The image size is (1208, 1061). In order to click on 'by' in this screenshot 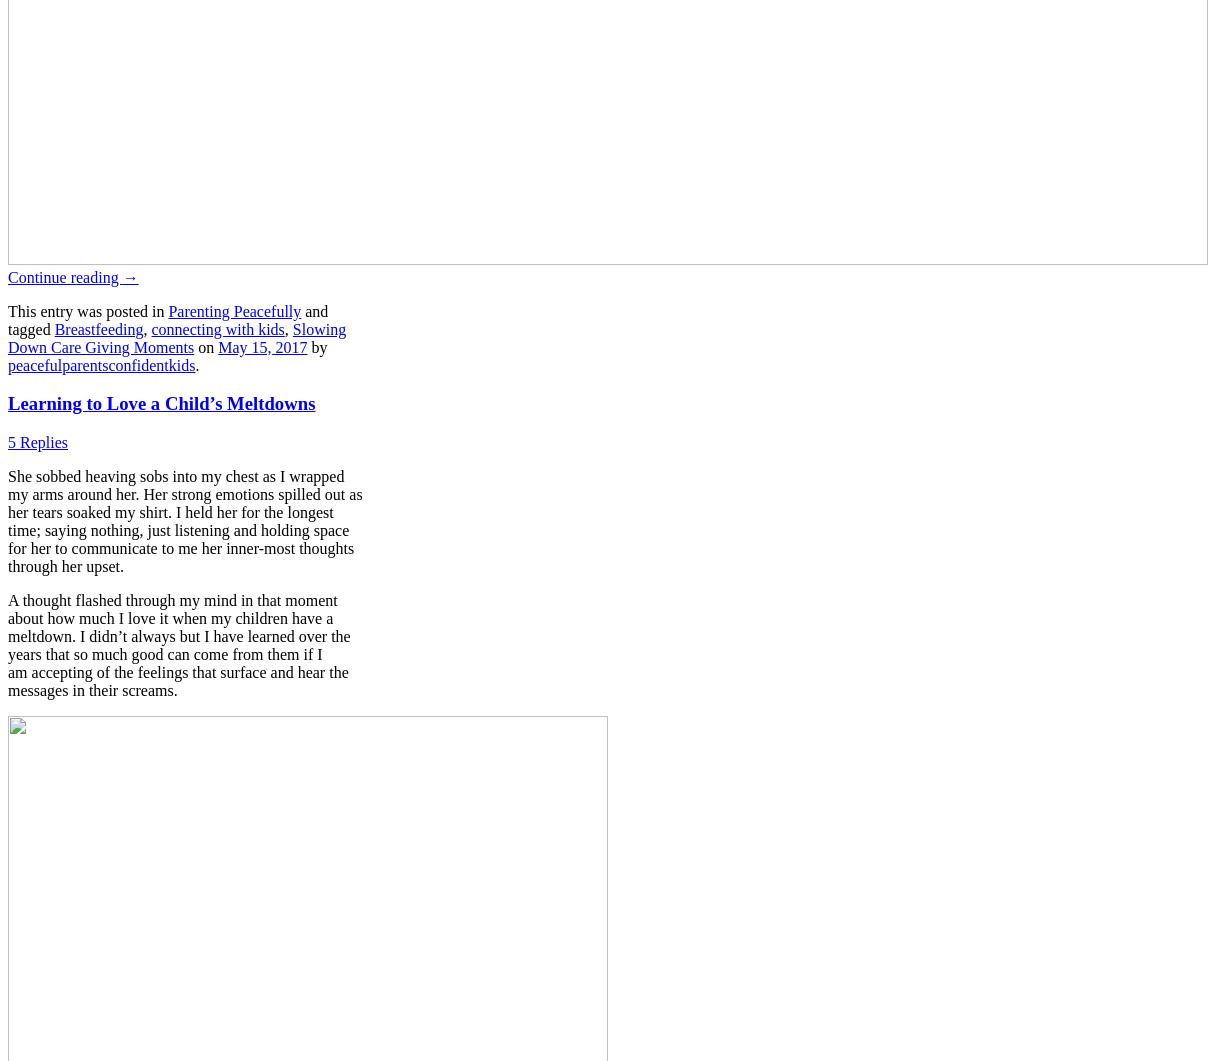, I will do `click(315, 345)`.